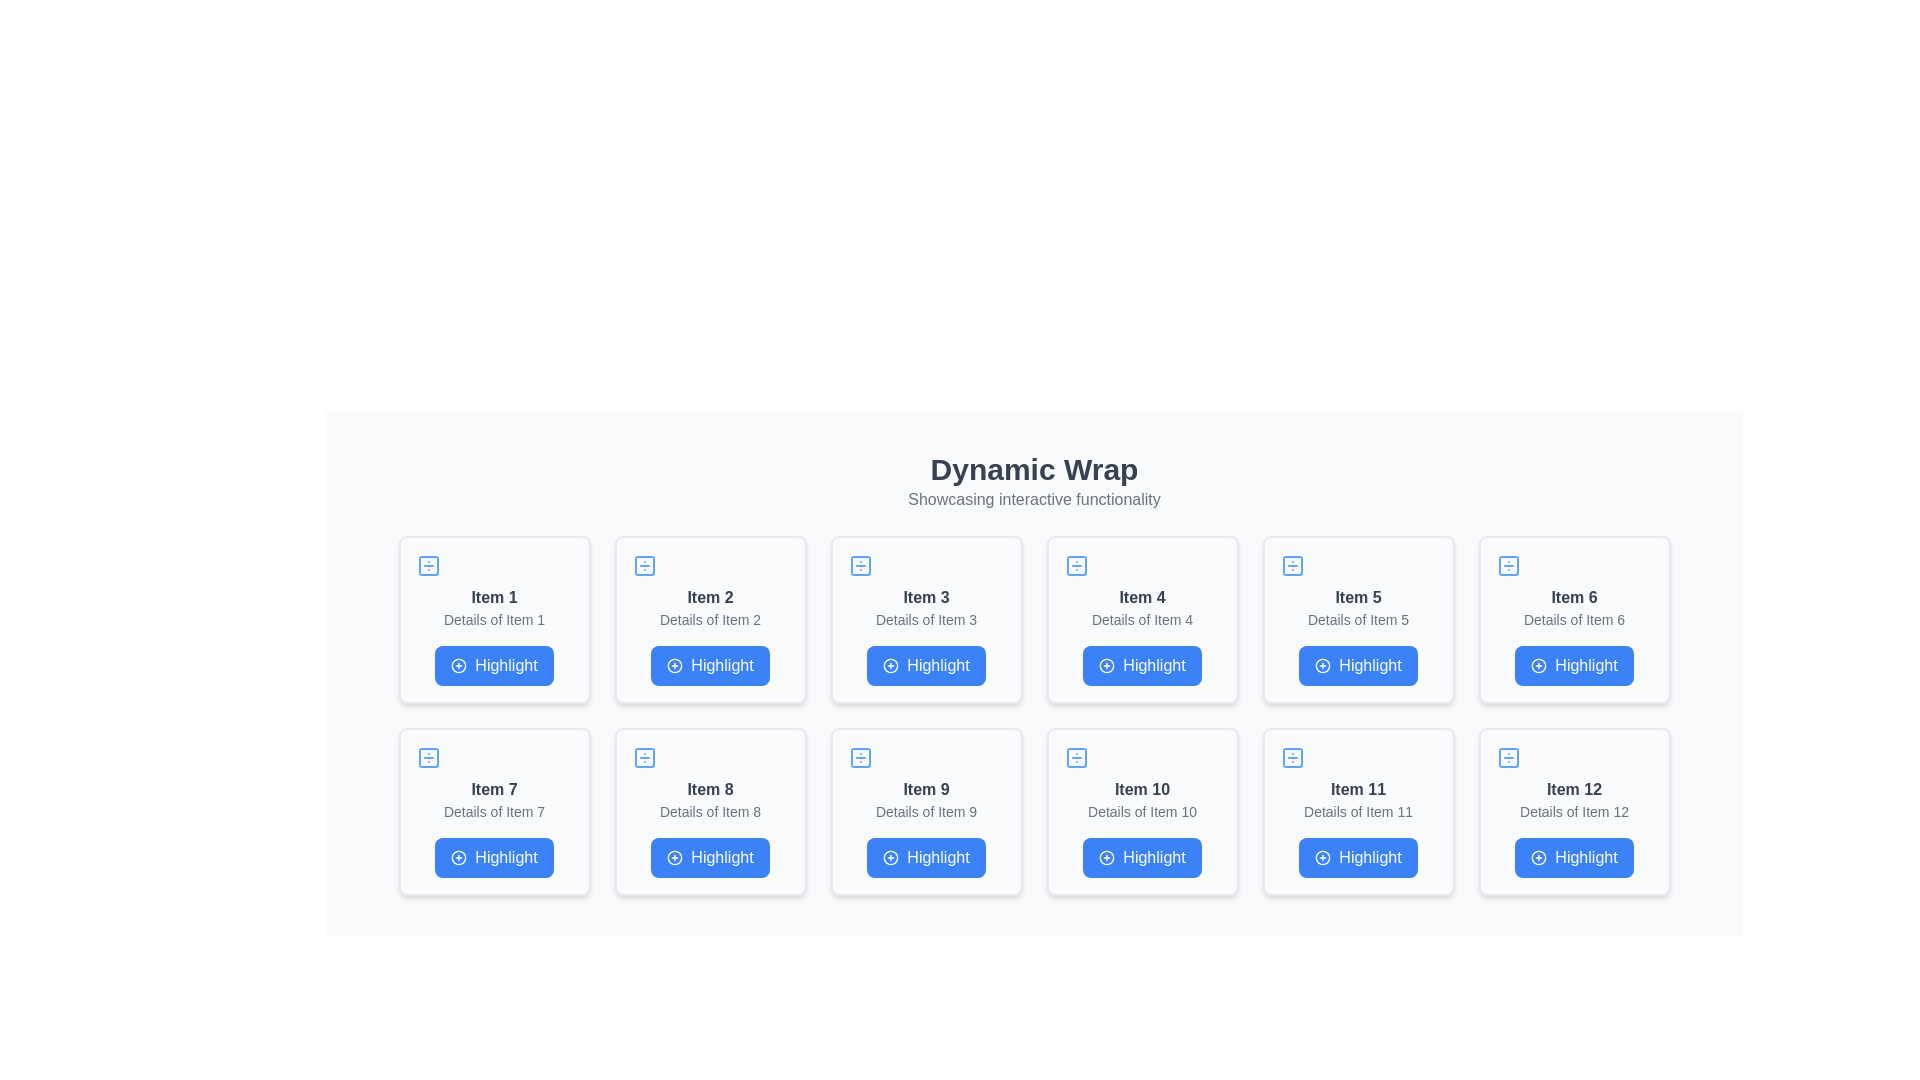 The width and height of the screenshot is (1920, 1080). I want to click on the static text element located below the bold heading 'Dynamic Wrap', which features a gray text style and serves as a subtitle or explanatory note, so click(1034, 499).